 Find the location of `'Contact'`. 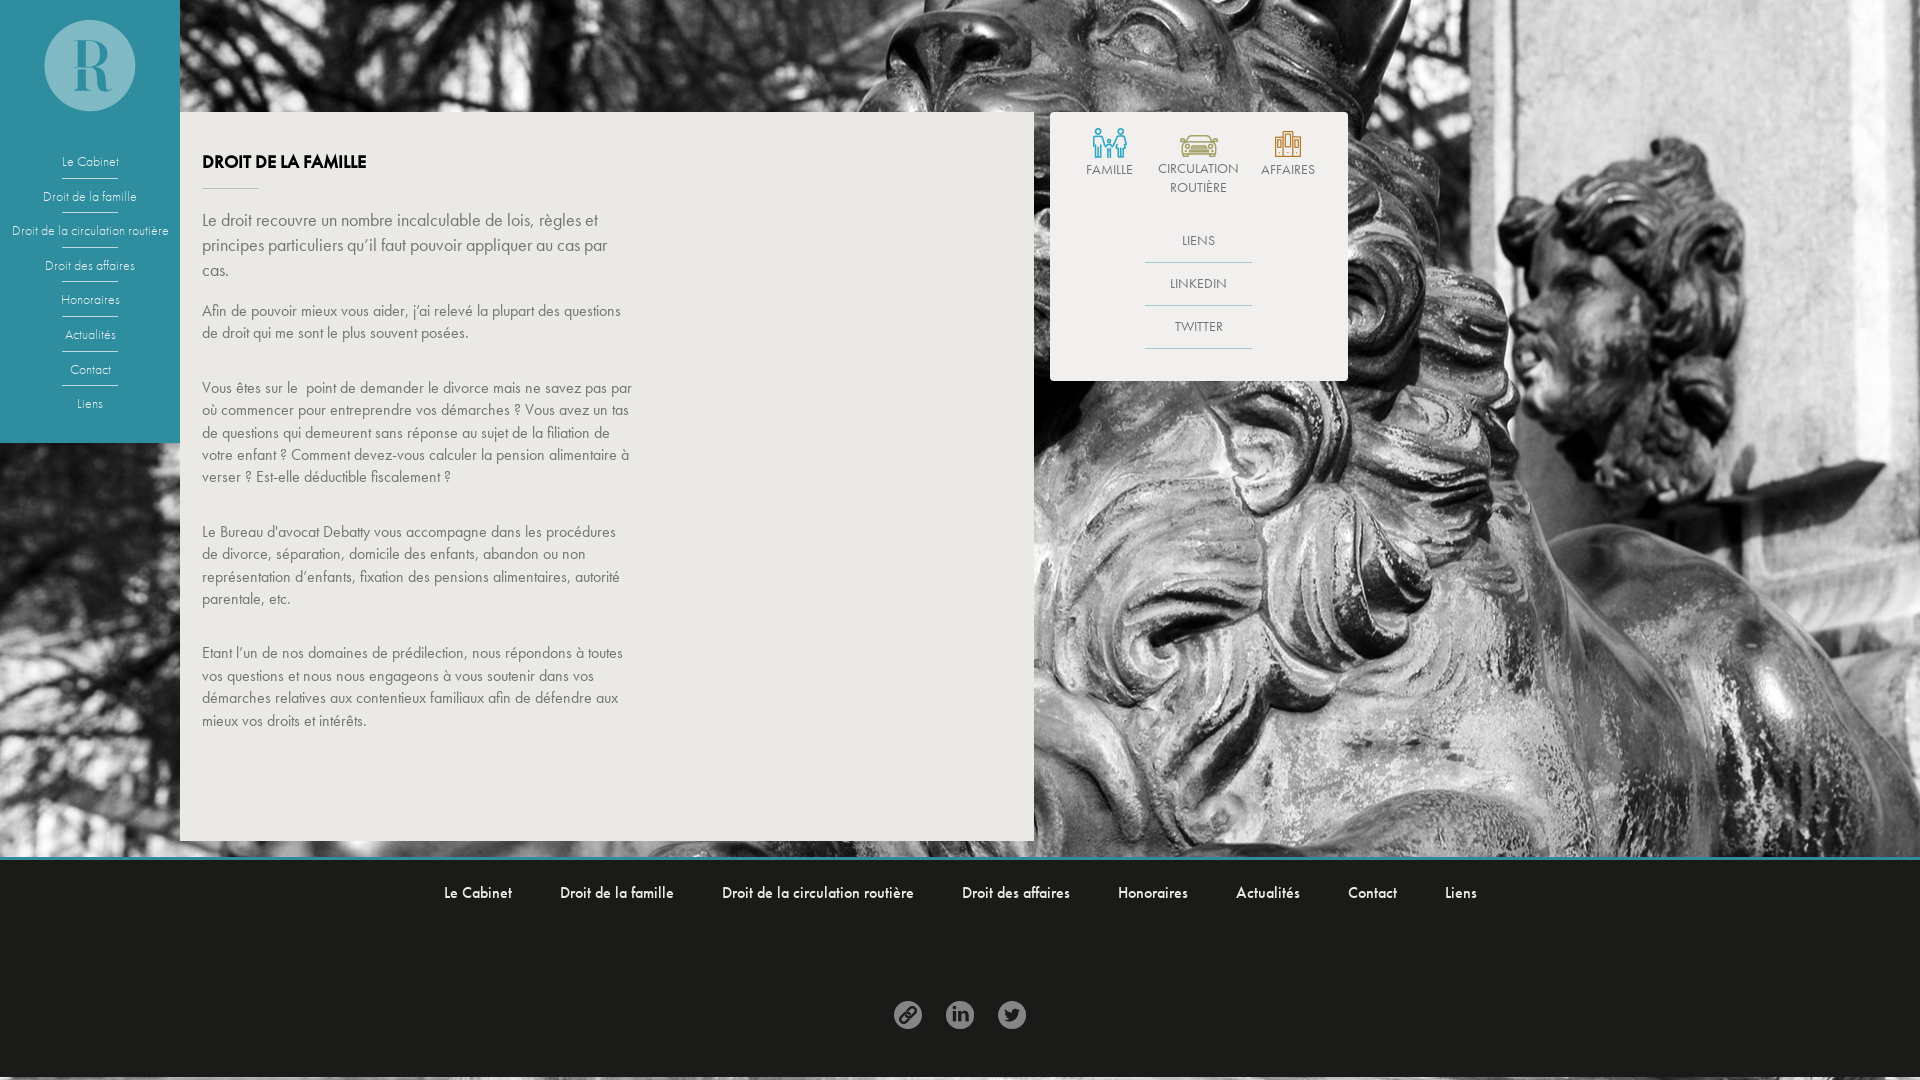

'Contact' is located at coordinates (1371, 892).